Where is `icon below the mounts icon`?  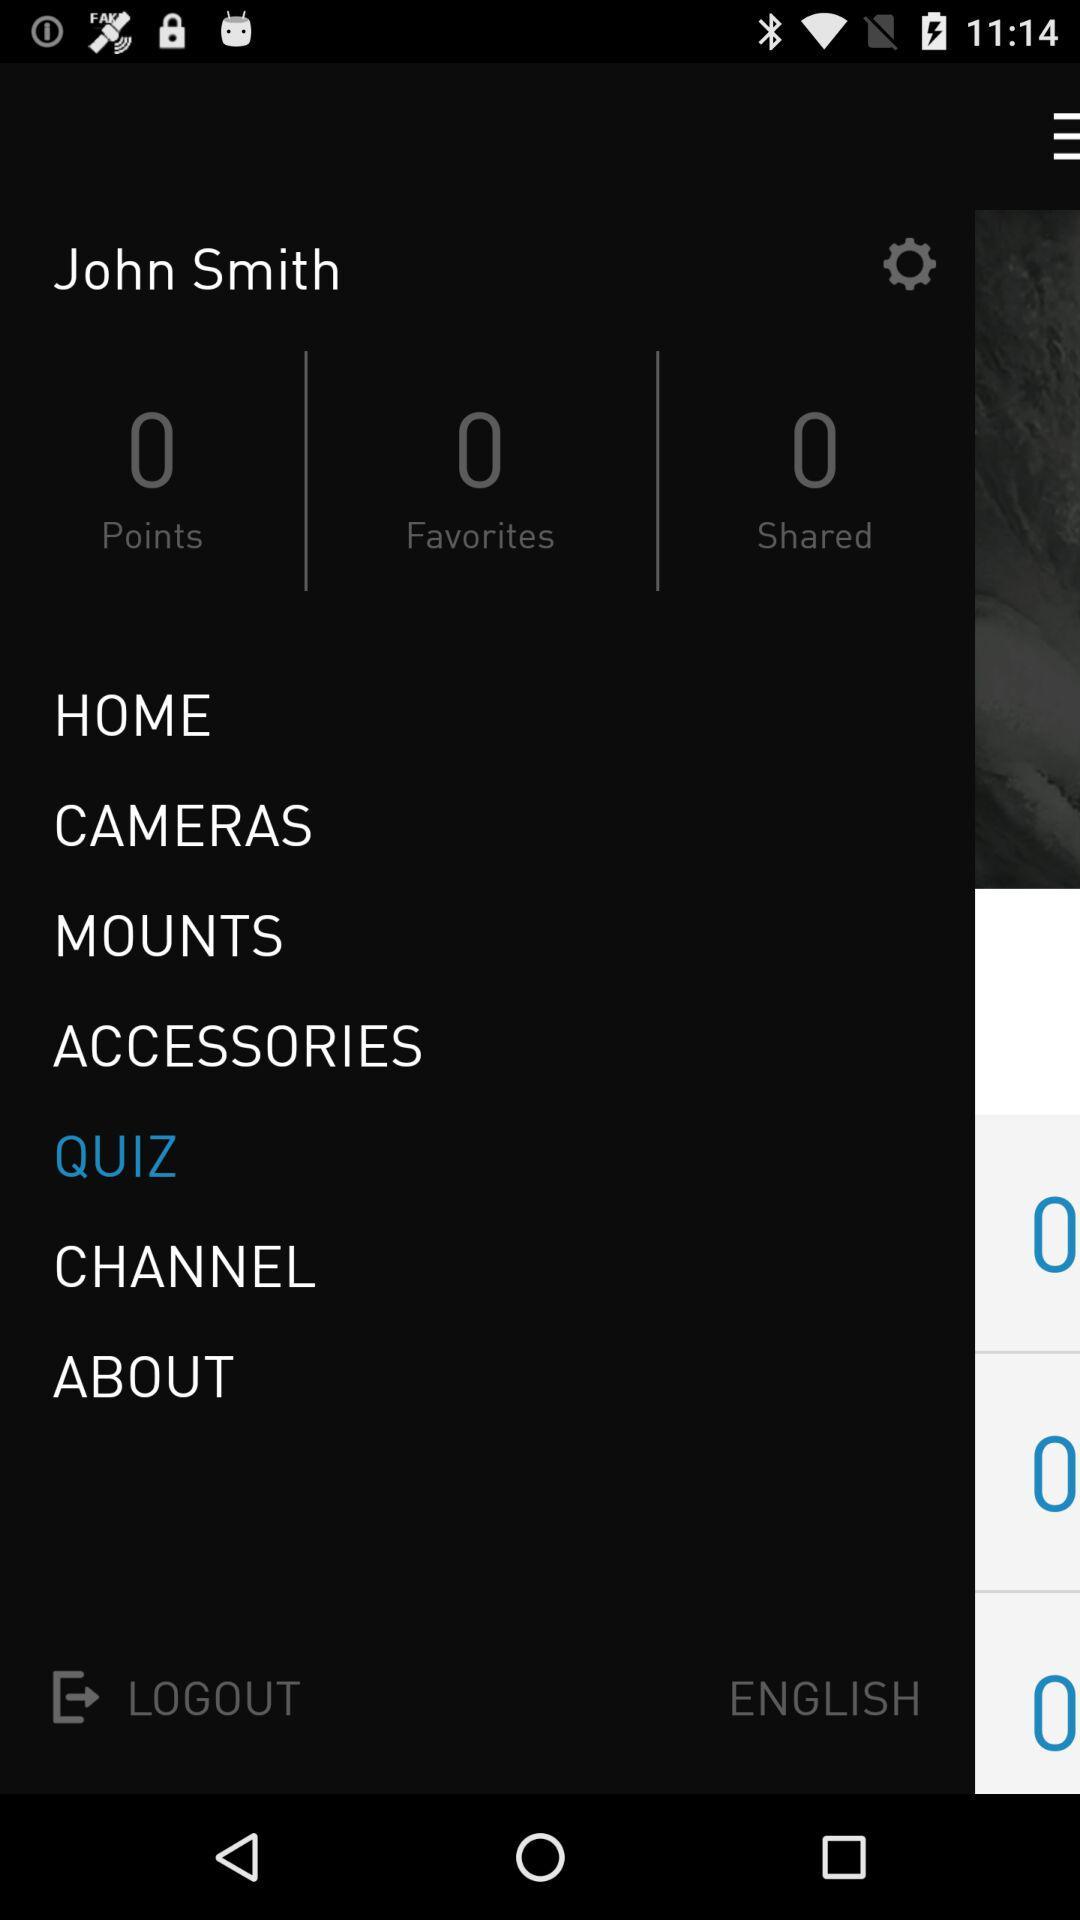
icon below the mounts icon is located at coordinates (237, 1043).